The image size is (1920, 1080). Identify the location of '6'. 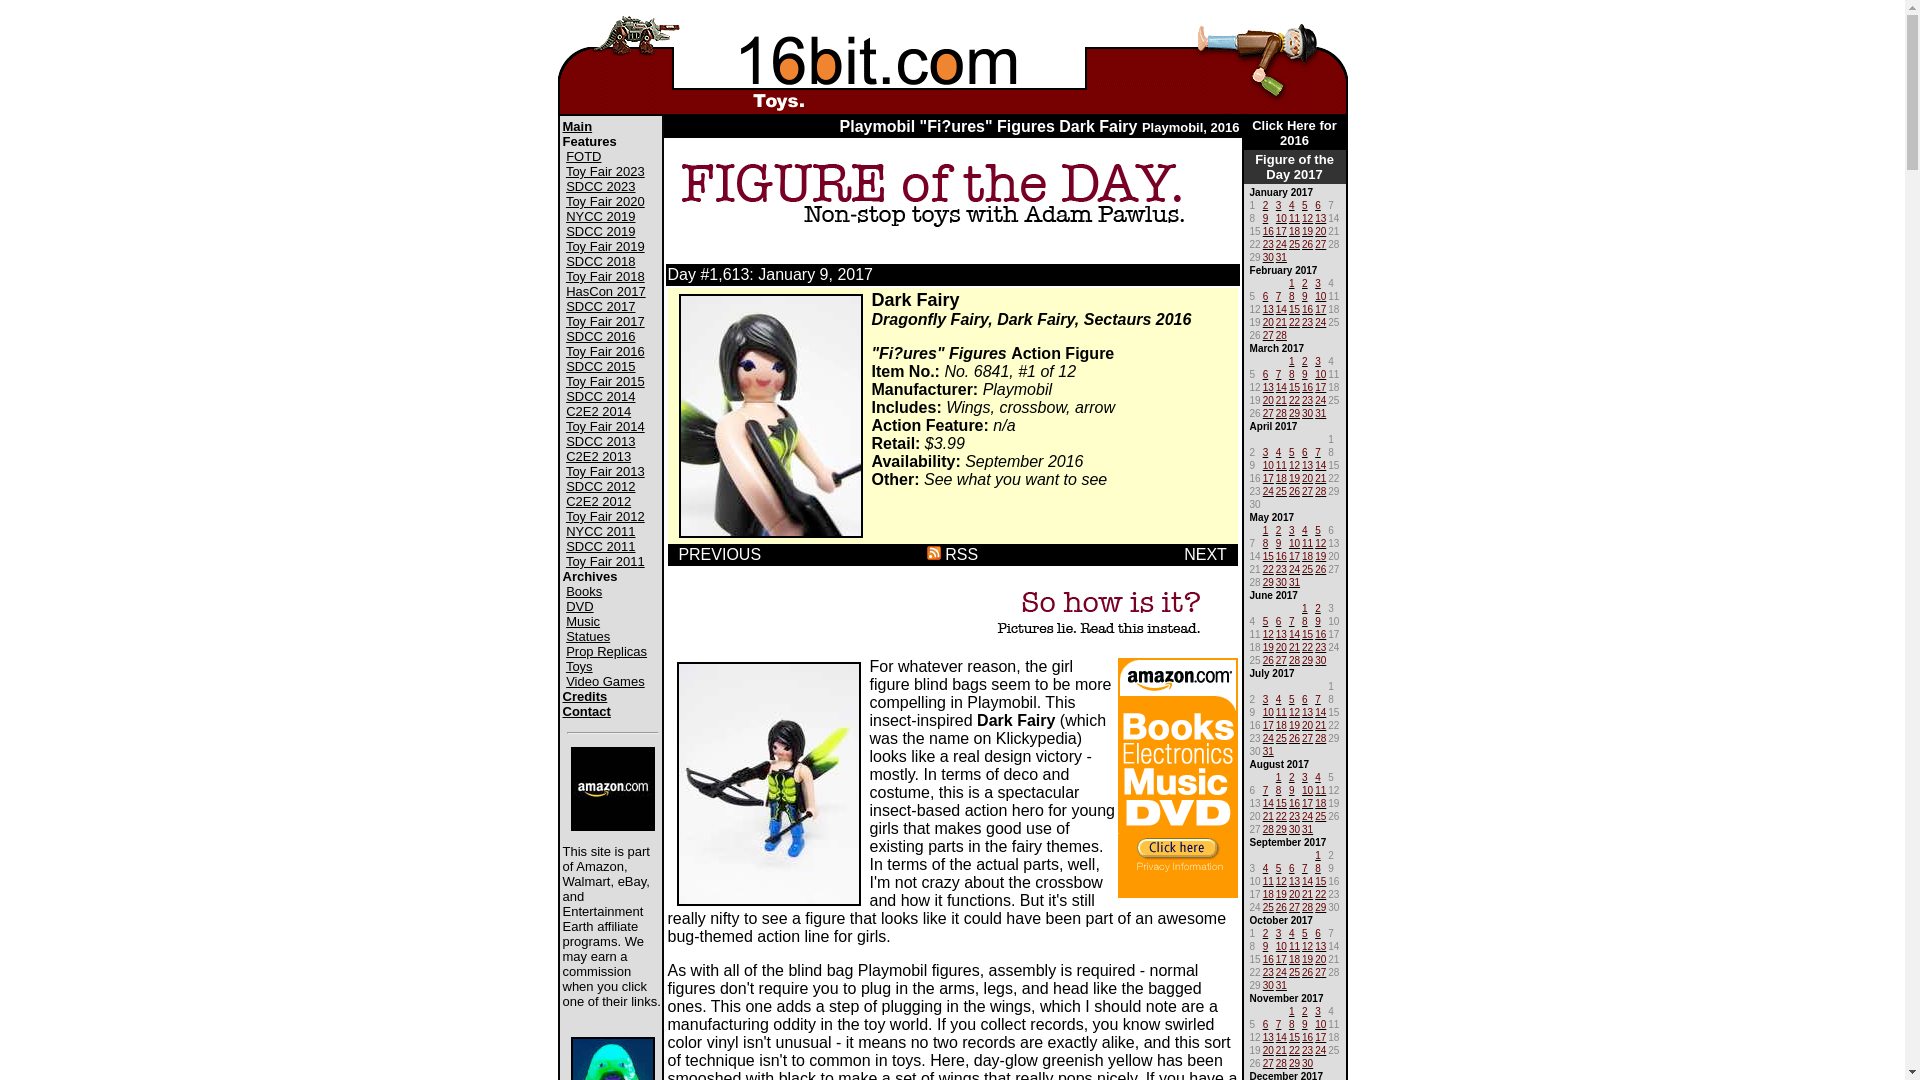
(1305, 696).